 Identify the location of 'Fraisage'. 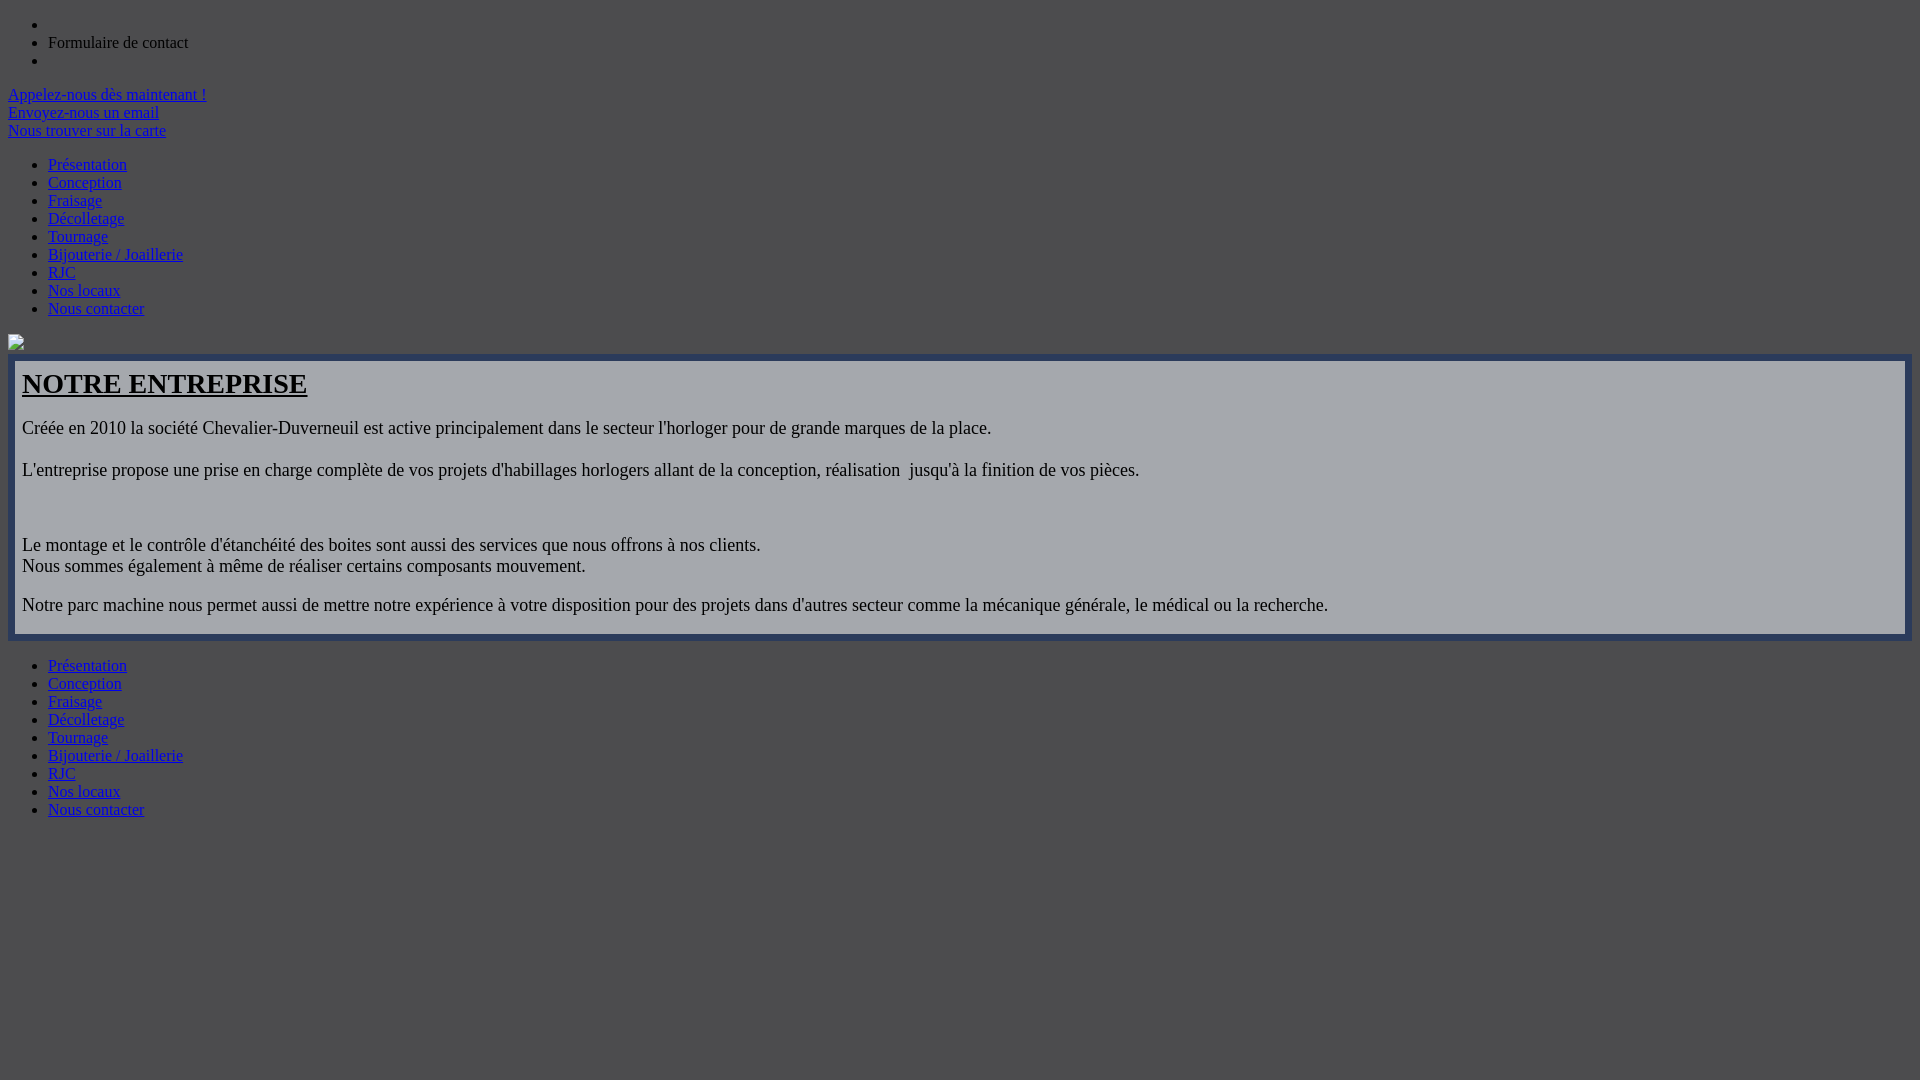
(48, 700).